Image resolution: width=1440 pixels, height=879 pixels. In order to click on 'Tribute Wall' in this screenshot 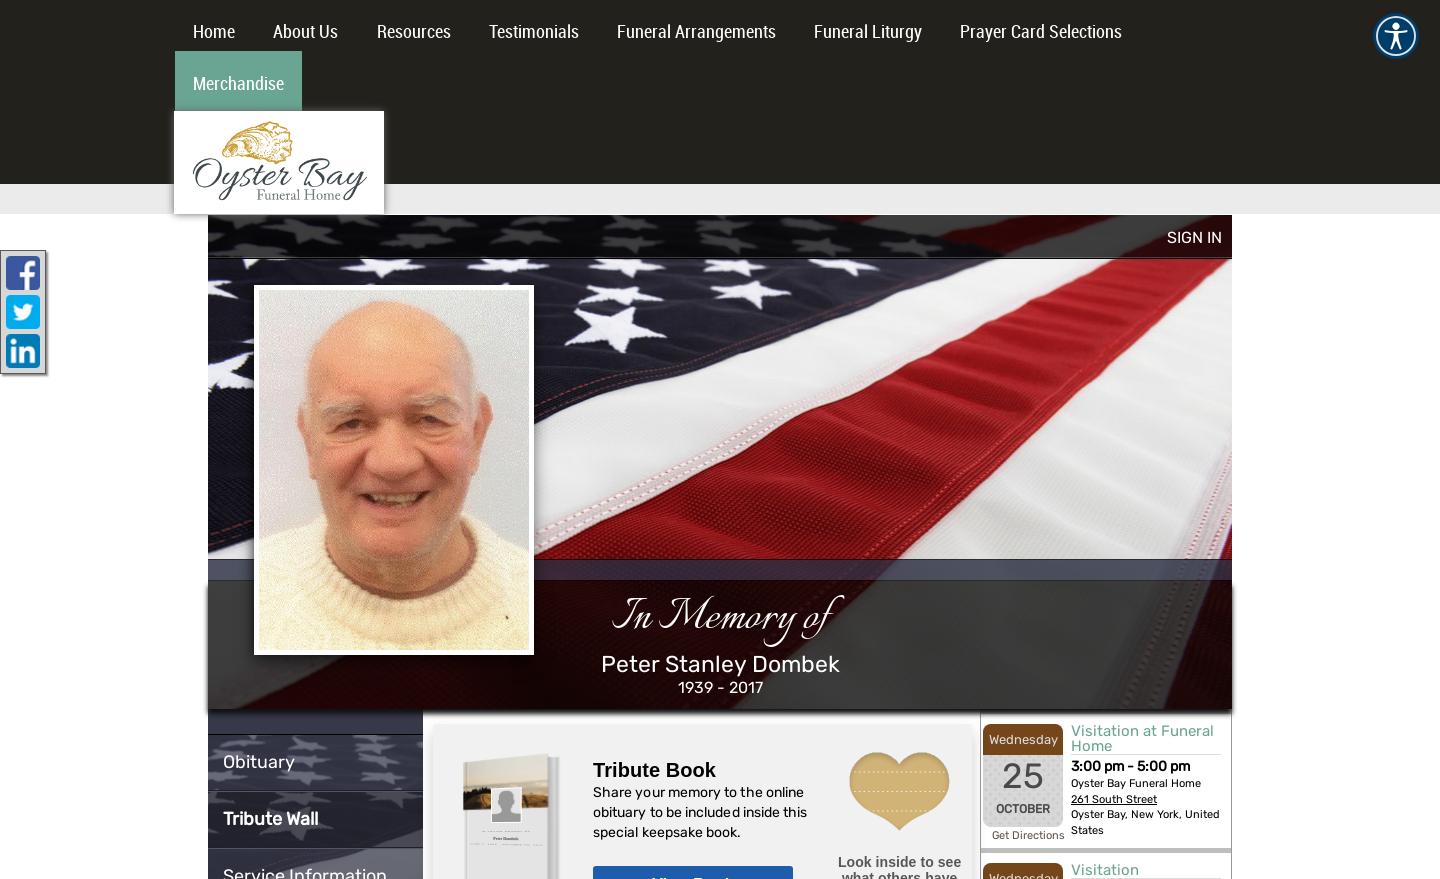, I will do `click(223, 816)`.